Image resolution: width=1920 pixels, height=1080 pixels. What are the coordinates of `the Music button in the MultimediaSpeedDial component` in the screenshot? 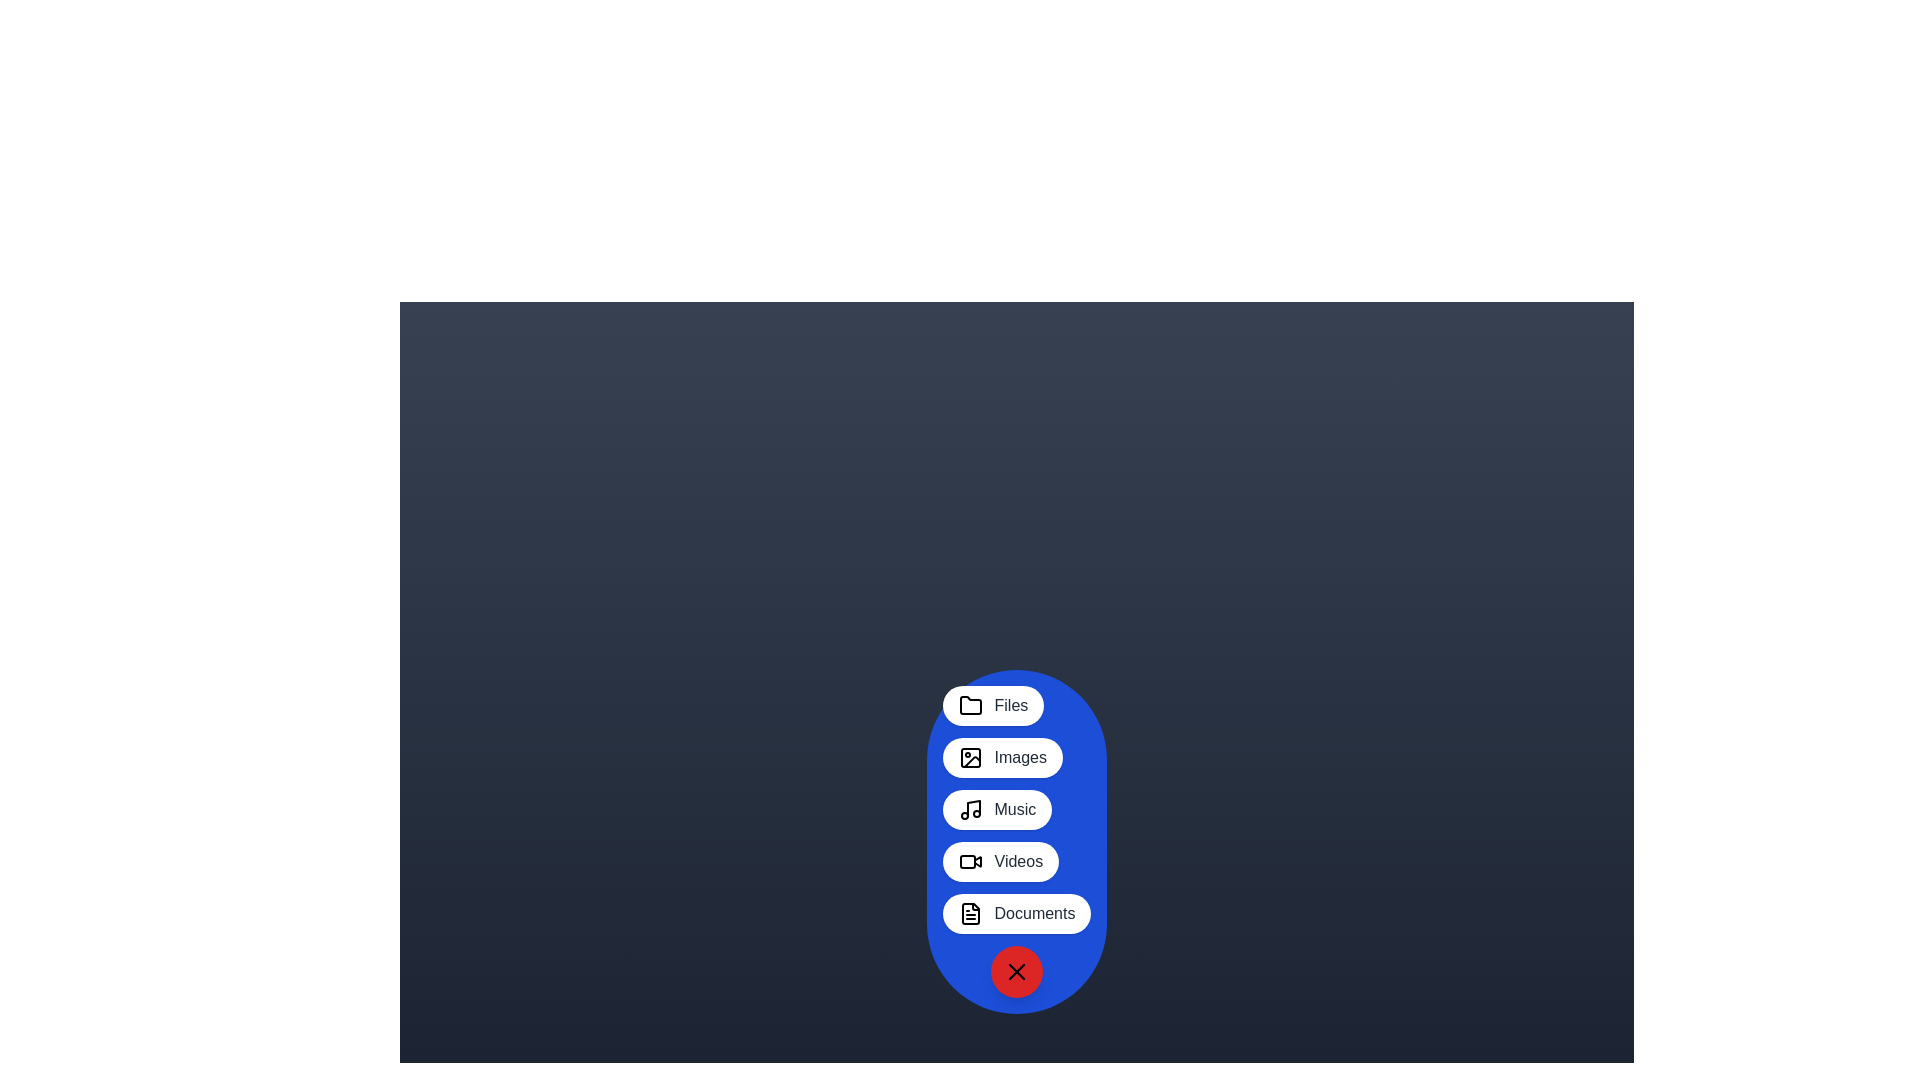 It's located at (997, 810).